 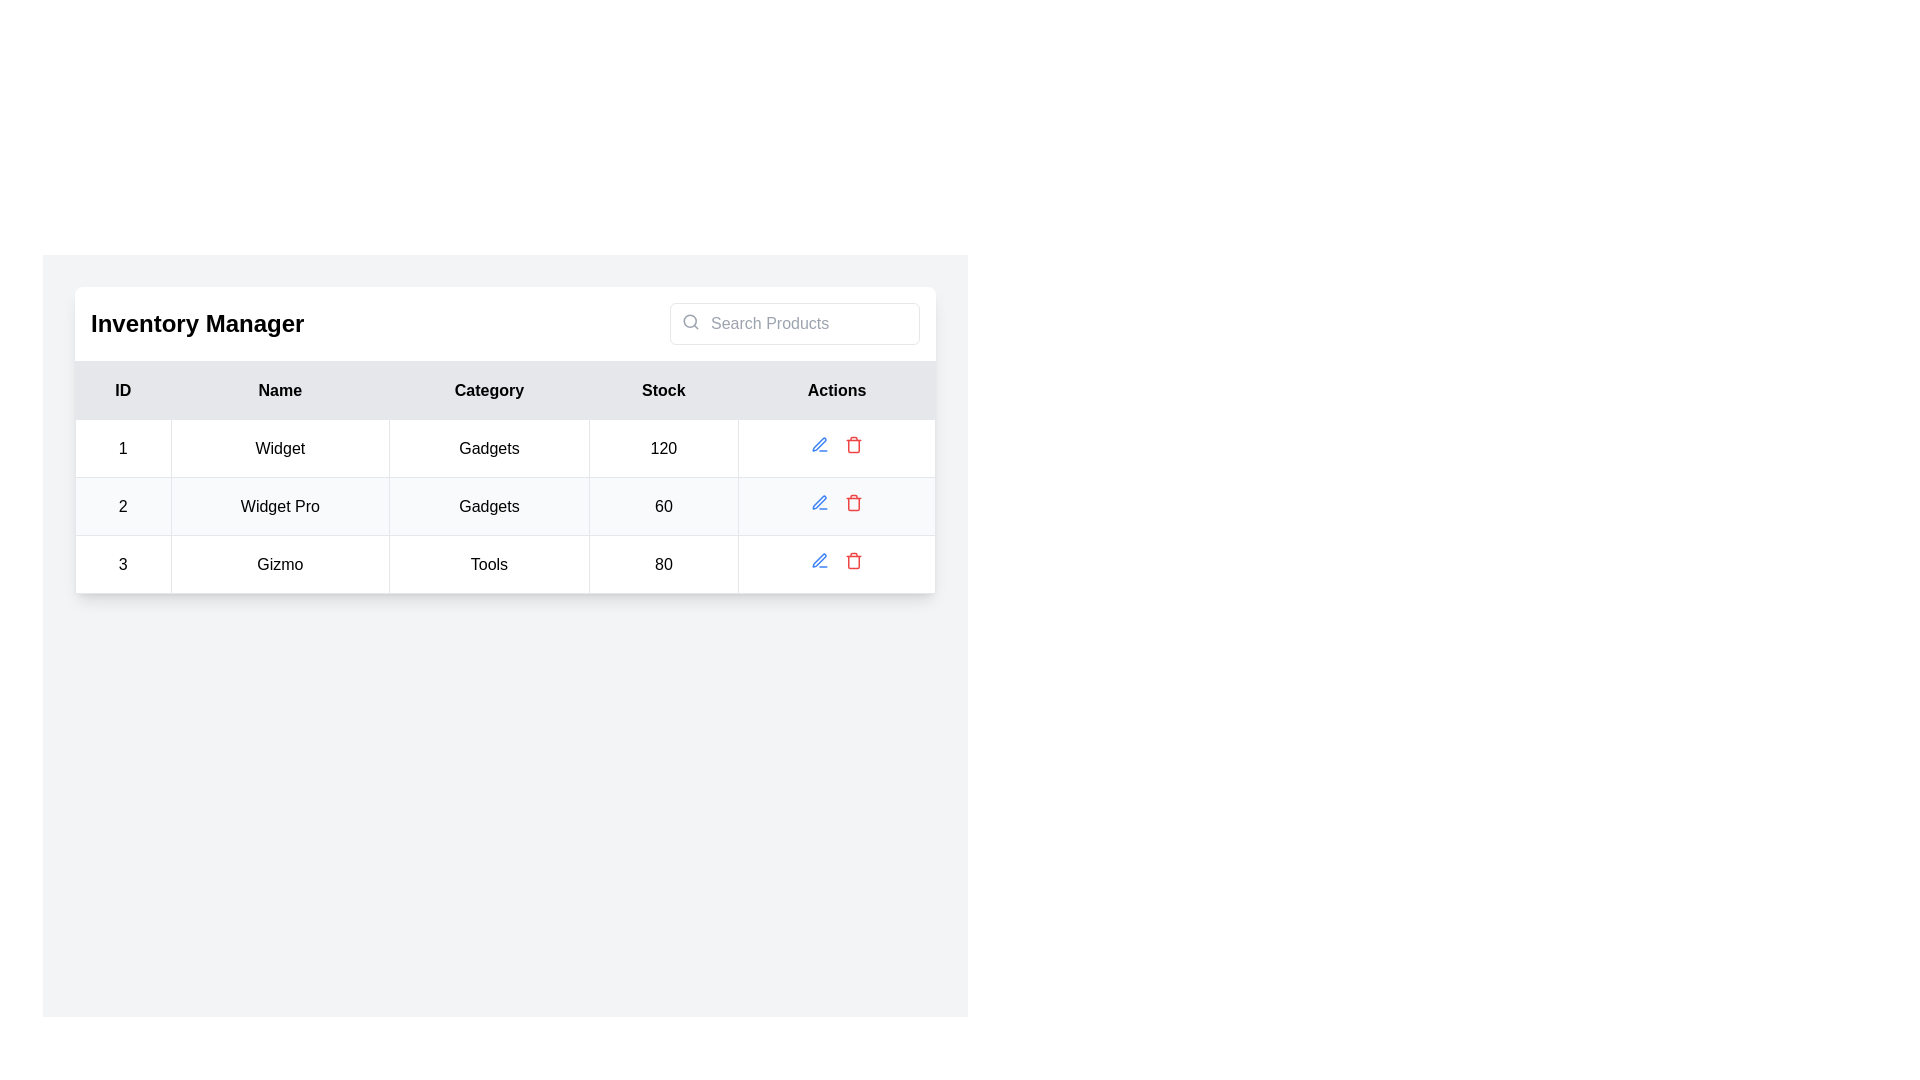 What do you see at coordinates (820, 501) in the screenshot?
I see `the blue-colored edit icon button in the Actions column of the table for the entry 'ID: 1', 'Name: Widget', 'Category: Gadgets' to trigger the hover effect` at bounding box center [820, 501].